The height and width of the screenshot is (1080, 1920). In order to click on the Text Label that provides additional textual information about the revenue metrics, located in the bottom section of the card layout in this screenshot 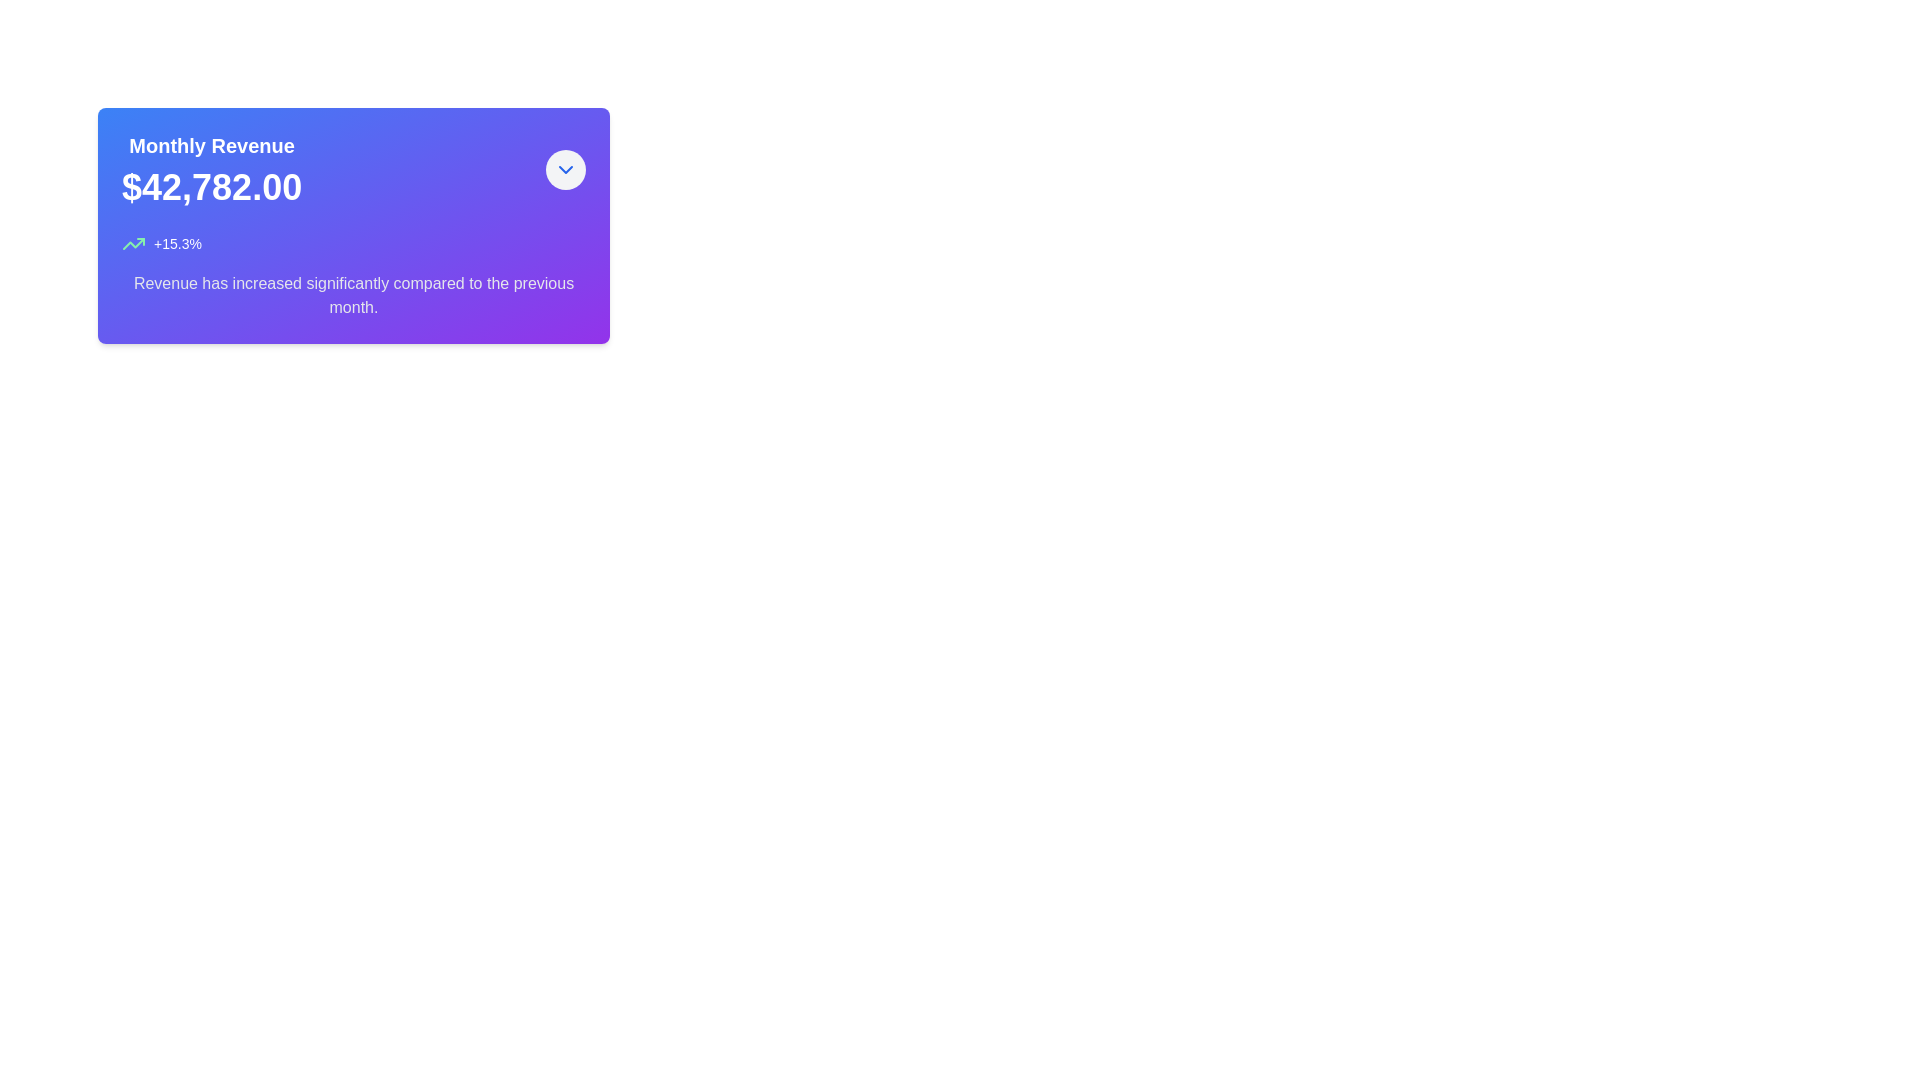, I will do `click(354, 296)`.